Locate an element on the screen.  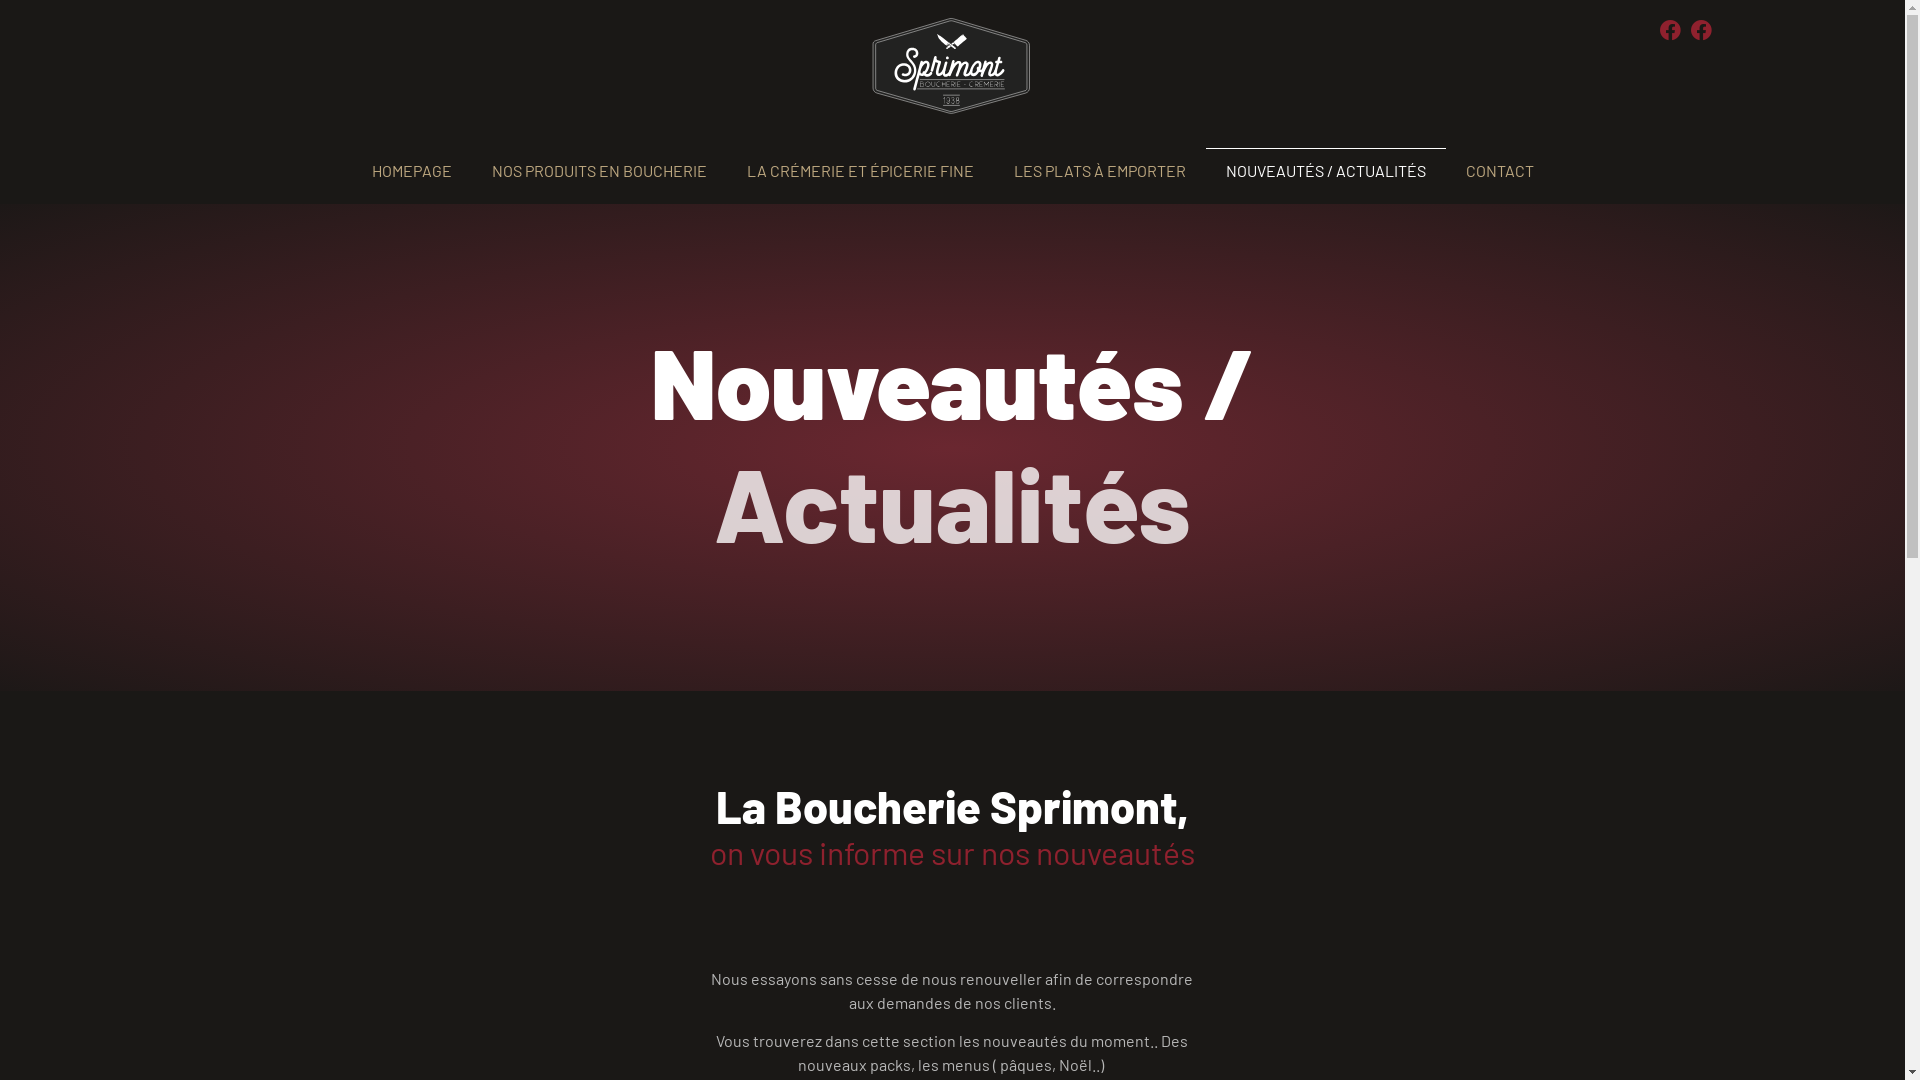
'CONTACT' is located at coordinates (1499, 169).